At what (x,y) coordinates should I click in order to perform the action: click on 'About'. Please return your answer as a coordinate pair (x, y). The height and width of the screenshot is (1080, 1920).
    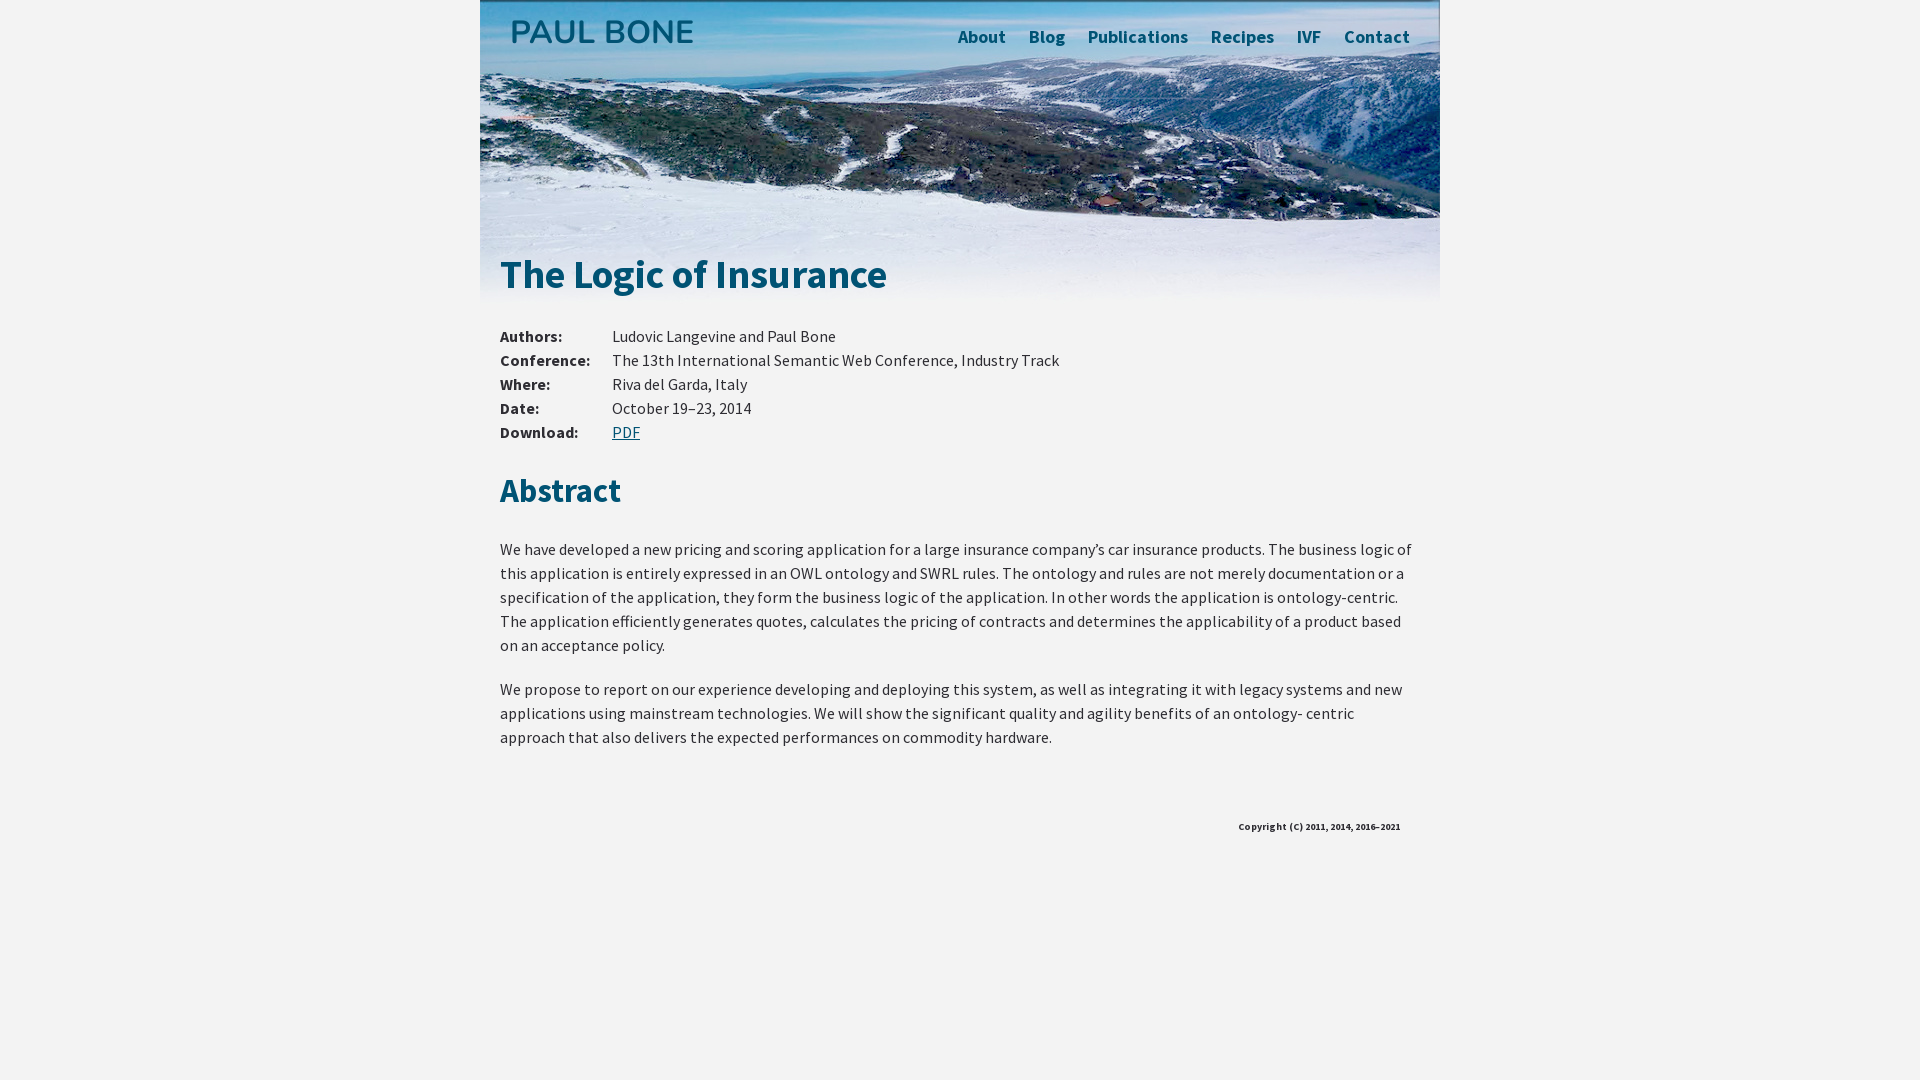
    Looking at the image, I should click on (982, 36).